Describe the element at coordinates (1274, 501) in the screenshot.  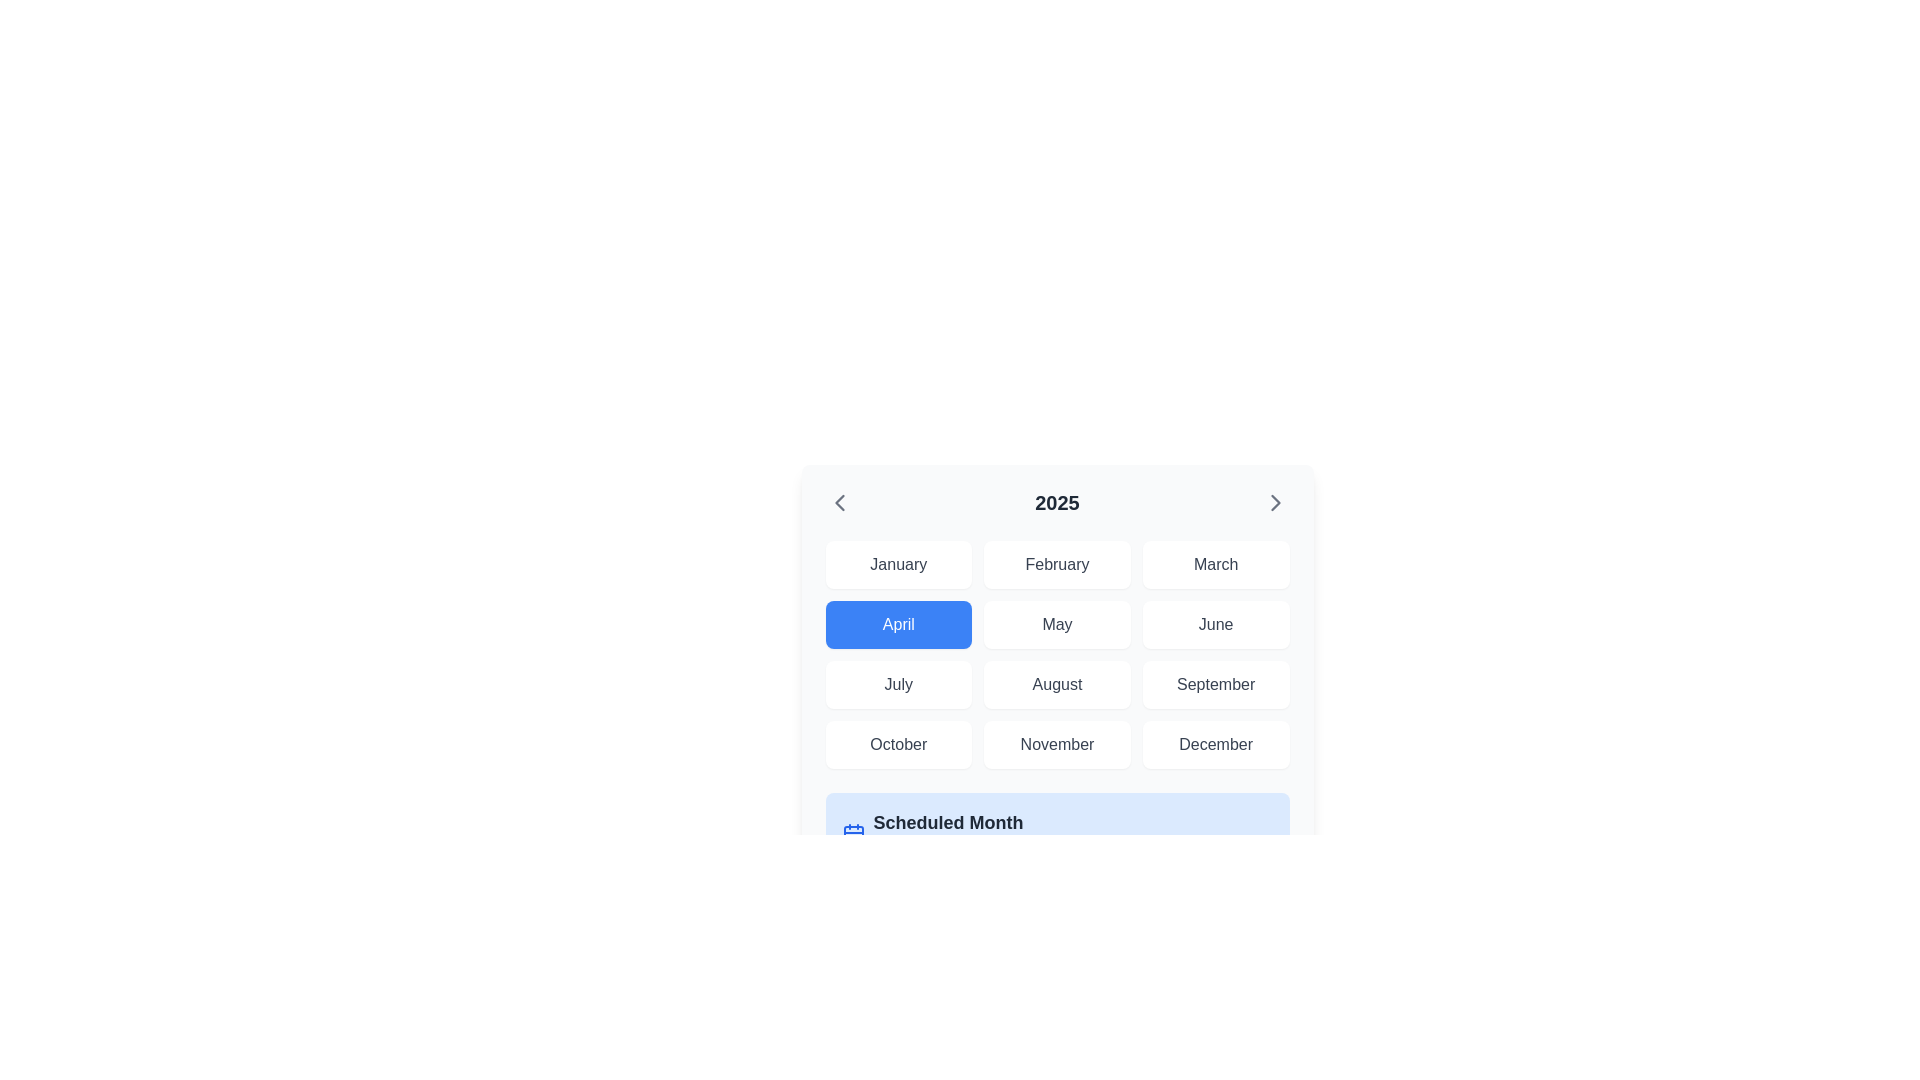
I see `the forward navigation SVG icon located in the top-right corner of the calendar interface` at that location.